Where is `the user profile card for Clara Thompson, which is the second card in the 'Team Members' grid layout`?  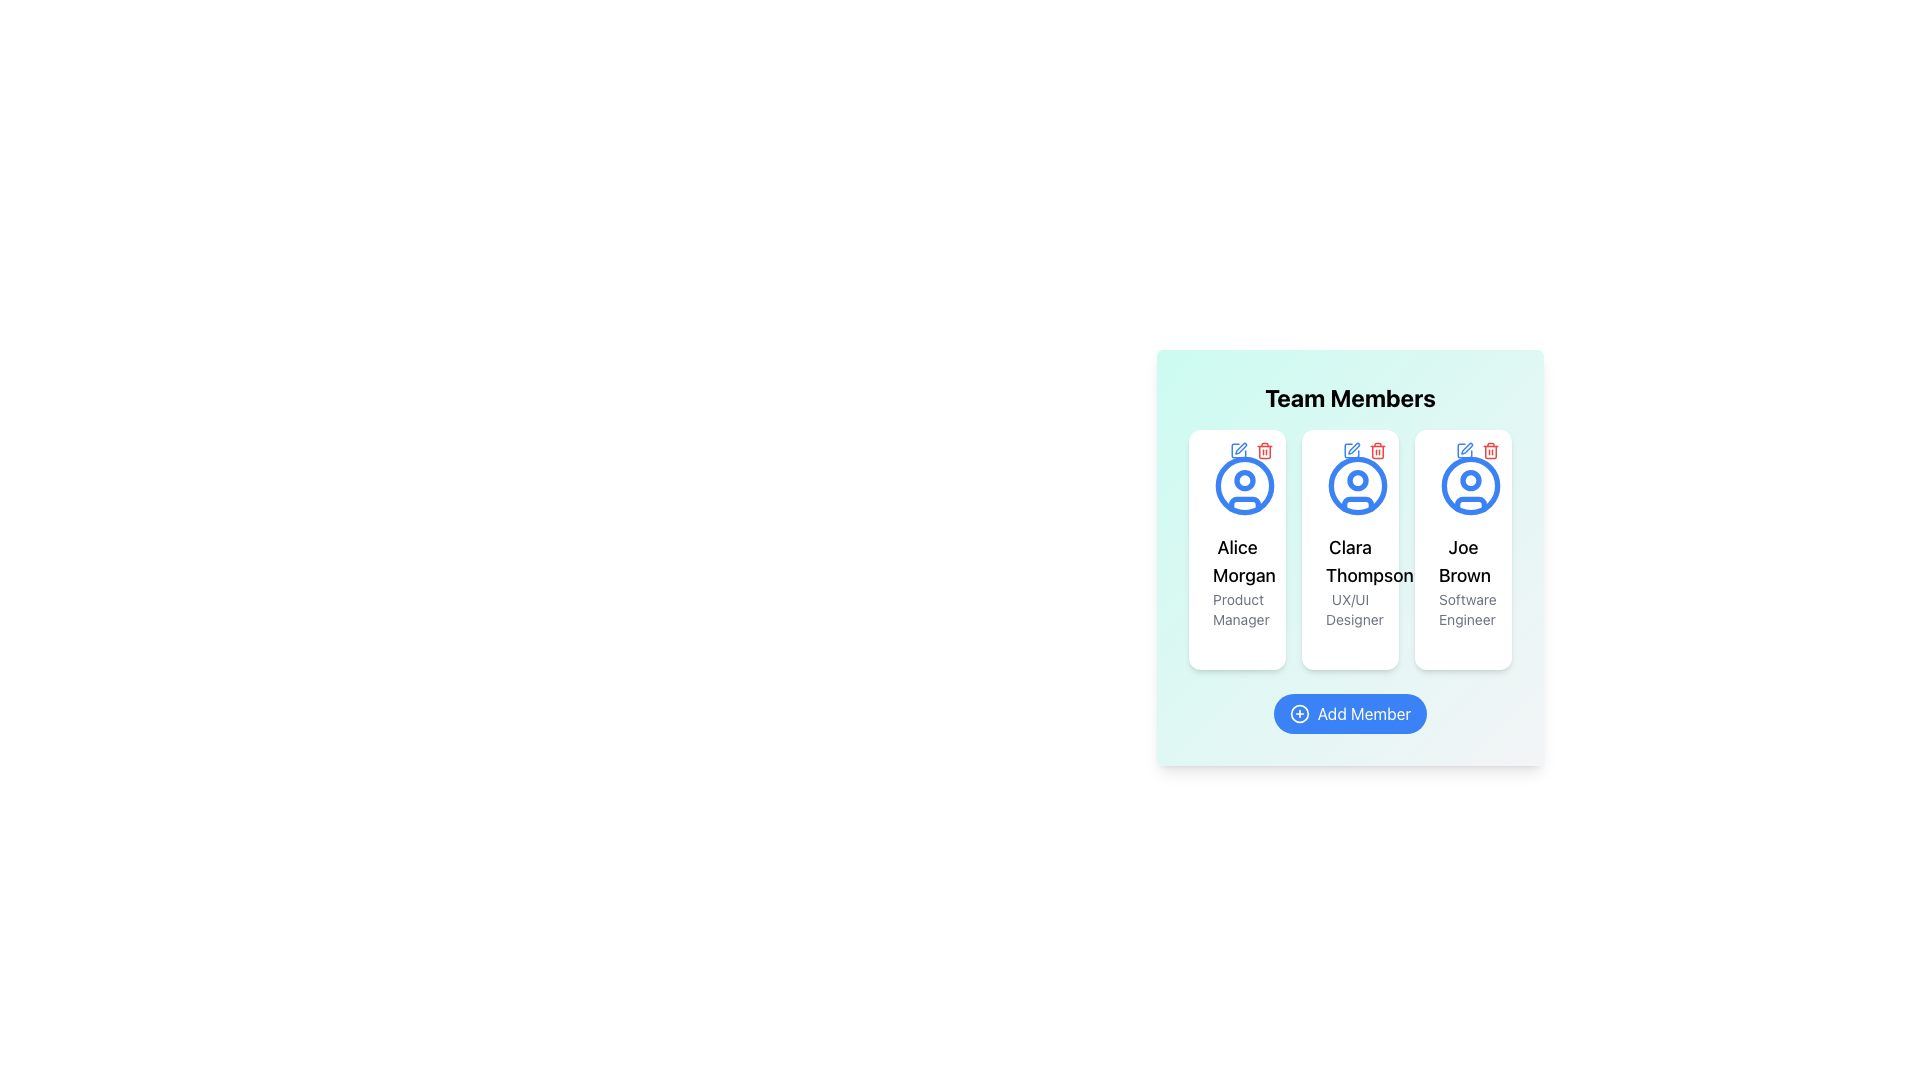
the user profile card for Clara Thompson, which is the second card in the 'Team Members' grid layout is located at coordinates (1350, 558).